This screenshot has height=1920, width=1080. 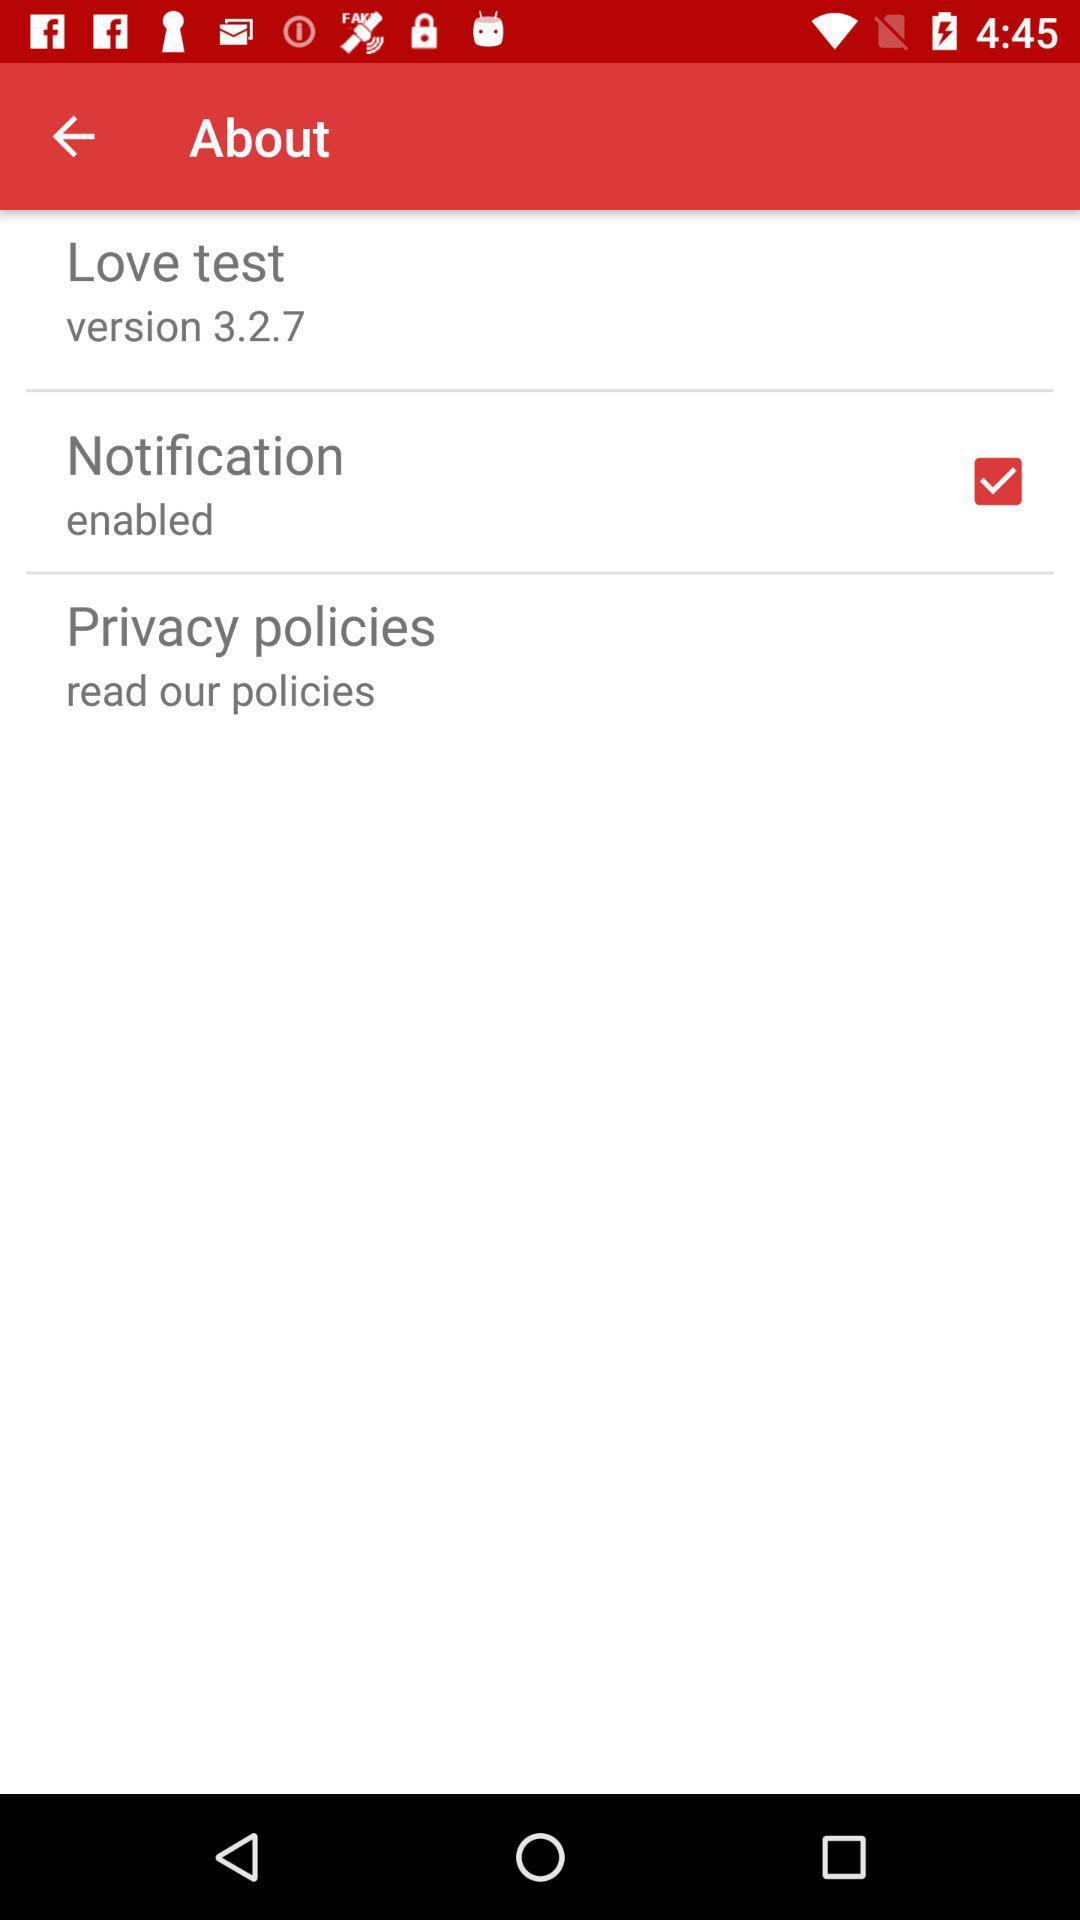 What do you see at coordinates (998, 481) in the screenshot?
I see `item next to notification` at bounding box center [998, 481].